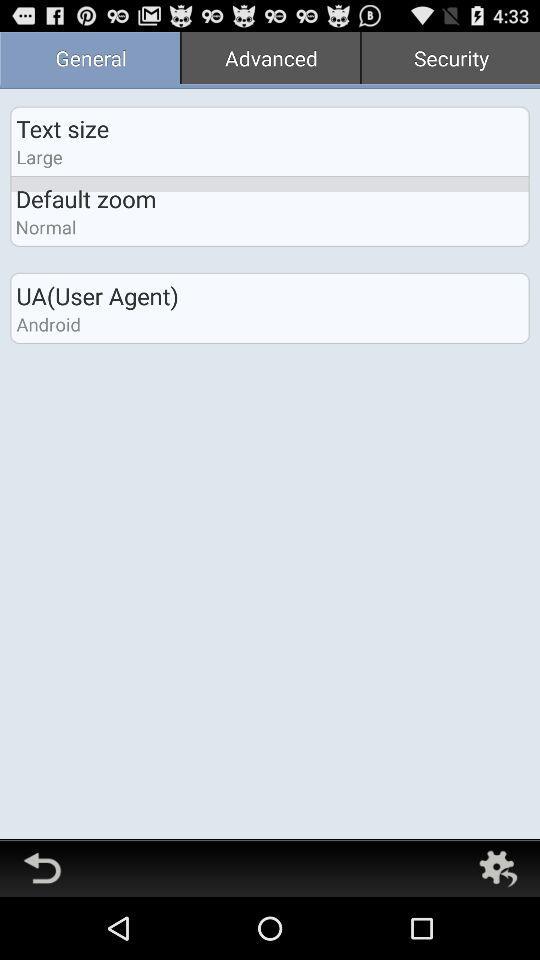 This screenshot has height=960, width=540. Describe the element at coordinates (89, 59) in the screenshot. I see `general icon` at that location.